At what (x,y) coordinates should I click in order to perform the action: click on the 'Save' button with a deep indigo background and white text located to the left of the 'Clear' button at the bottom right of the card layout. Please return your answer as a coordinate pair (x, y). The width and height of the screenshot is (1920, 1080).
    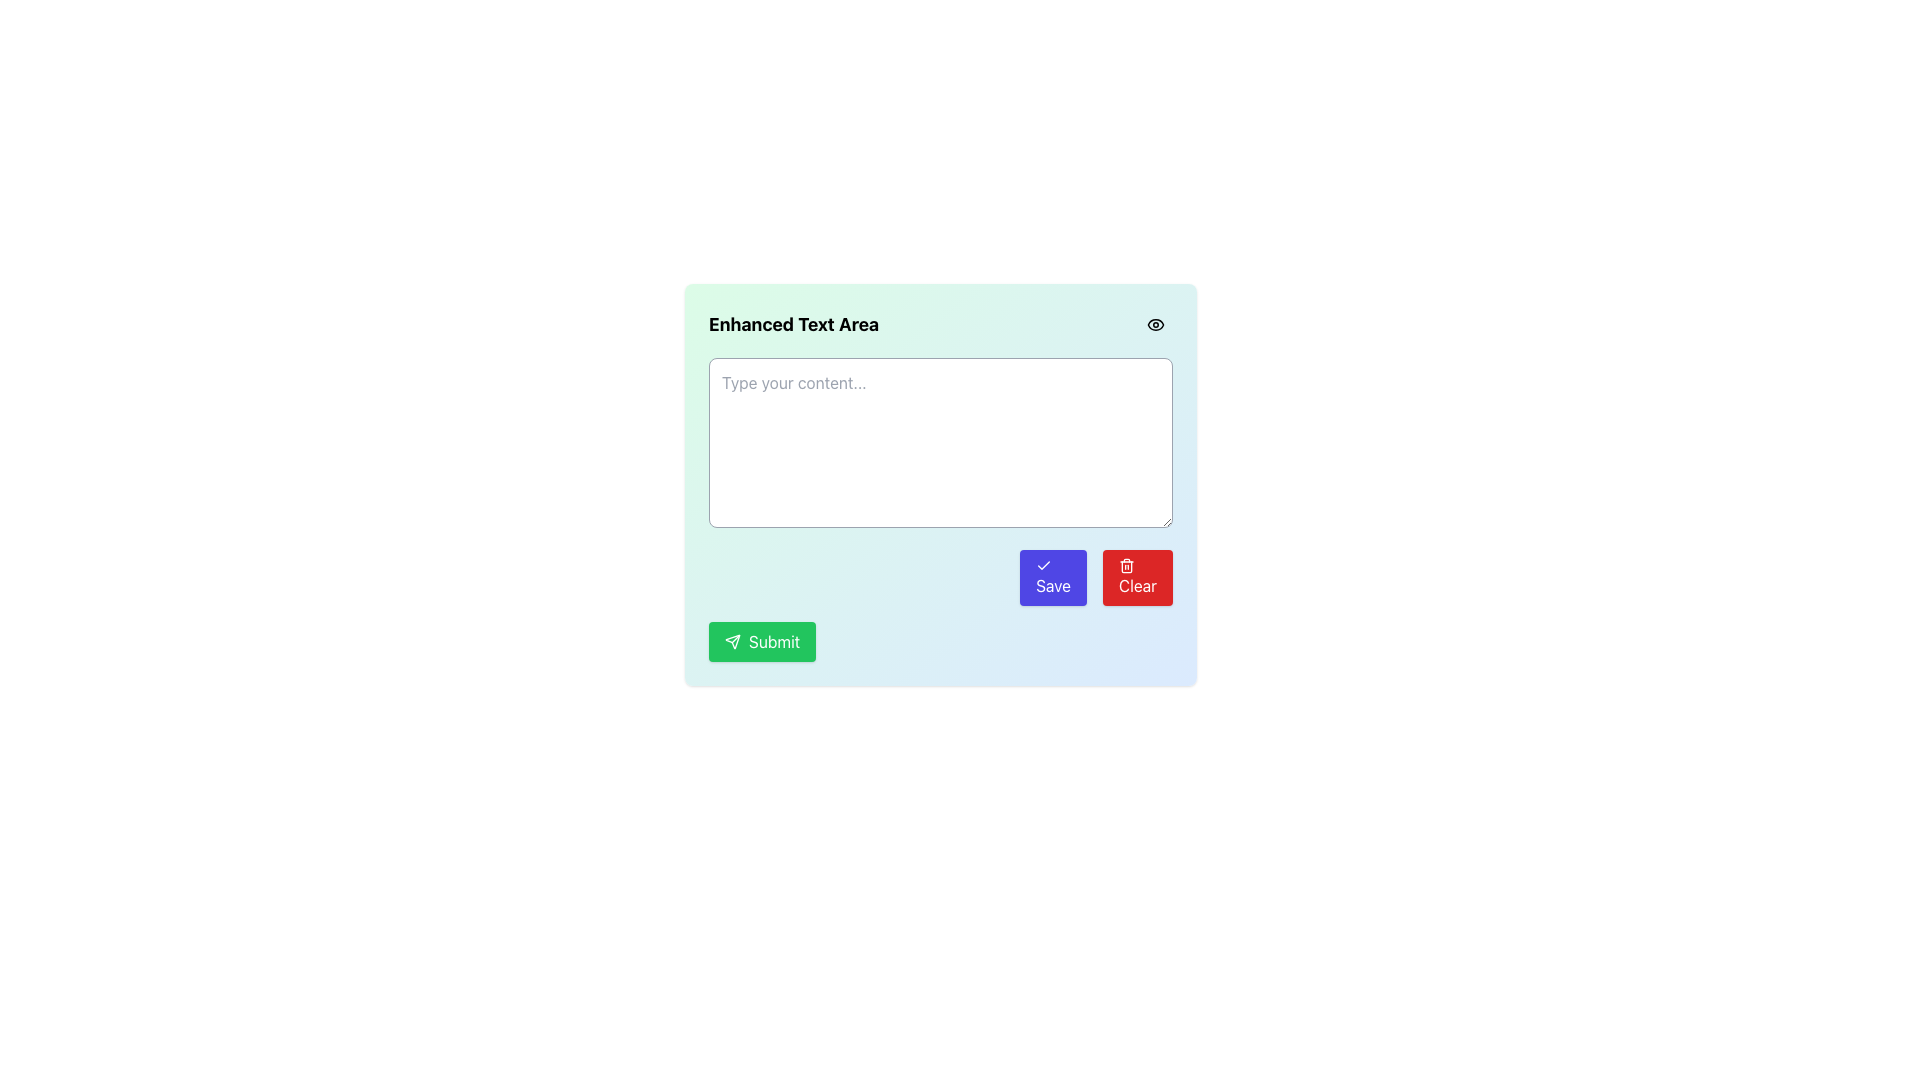
    Looking at the image, I should click on (1052, 578).